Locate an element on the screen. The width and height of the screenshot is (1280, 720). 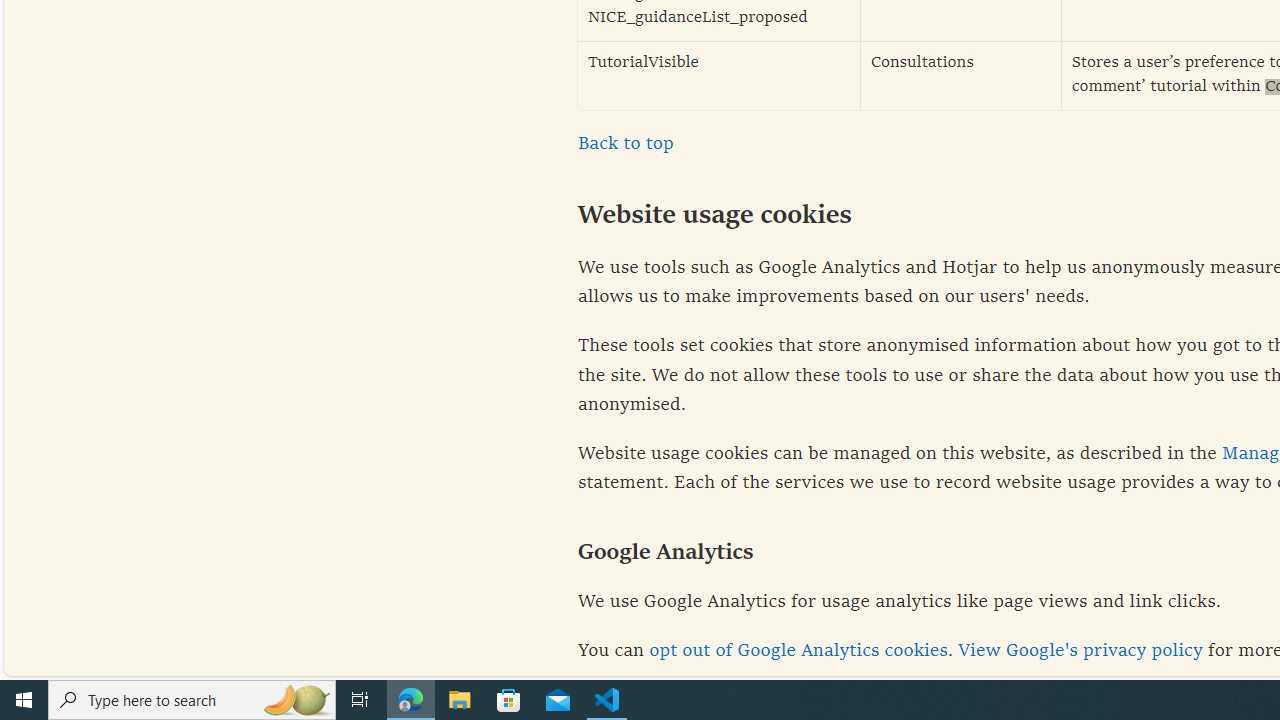
'TutorialVisible' is located at coordinates (719, 74).